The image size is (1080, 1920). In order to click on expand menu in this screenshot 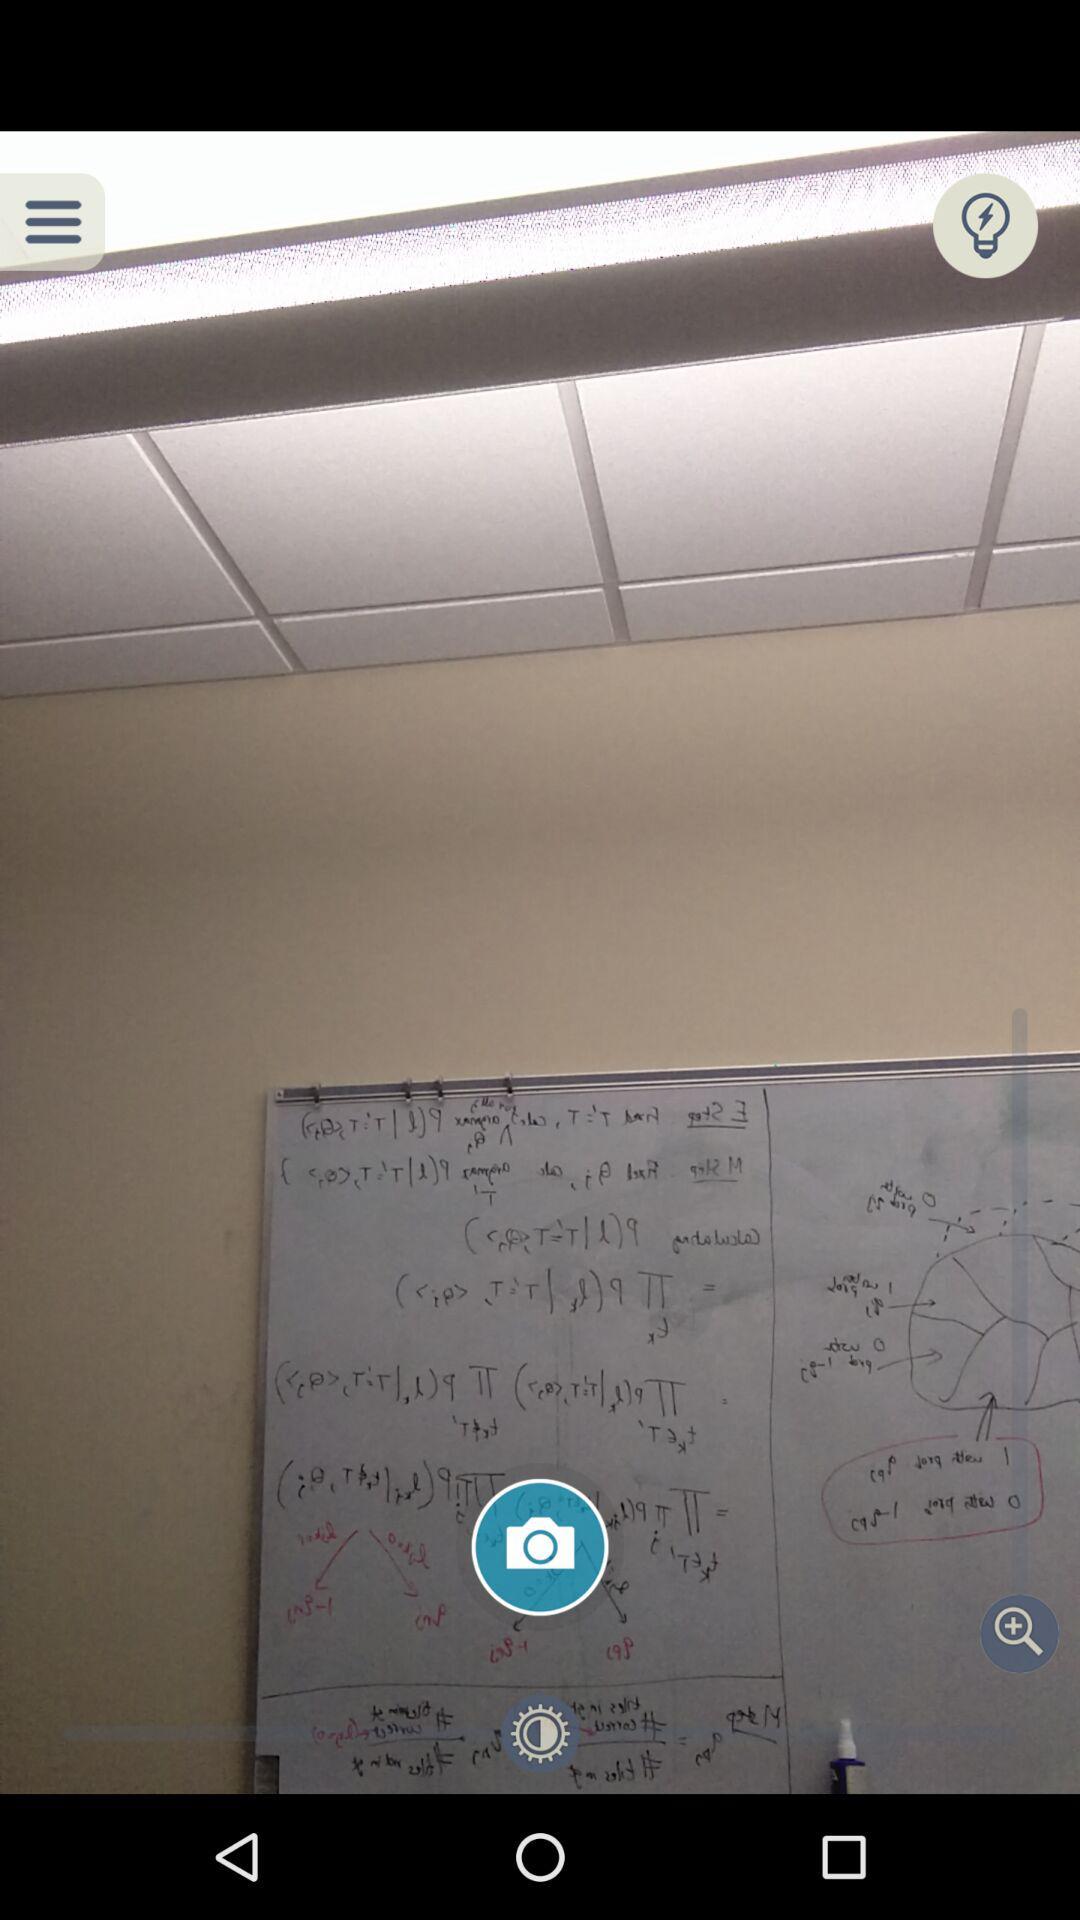, I will do `click(51, 221)`.